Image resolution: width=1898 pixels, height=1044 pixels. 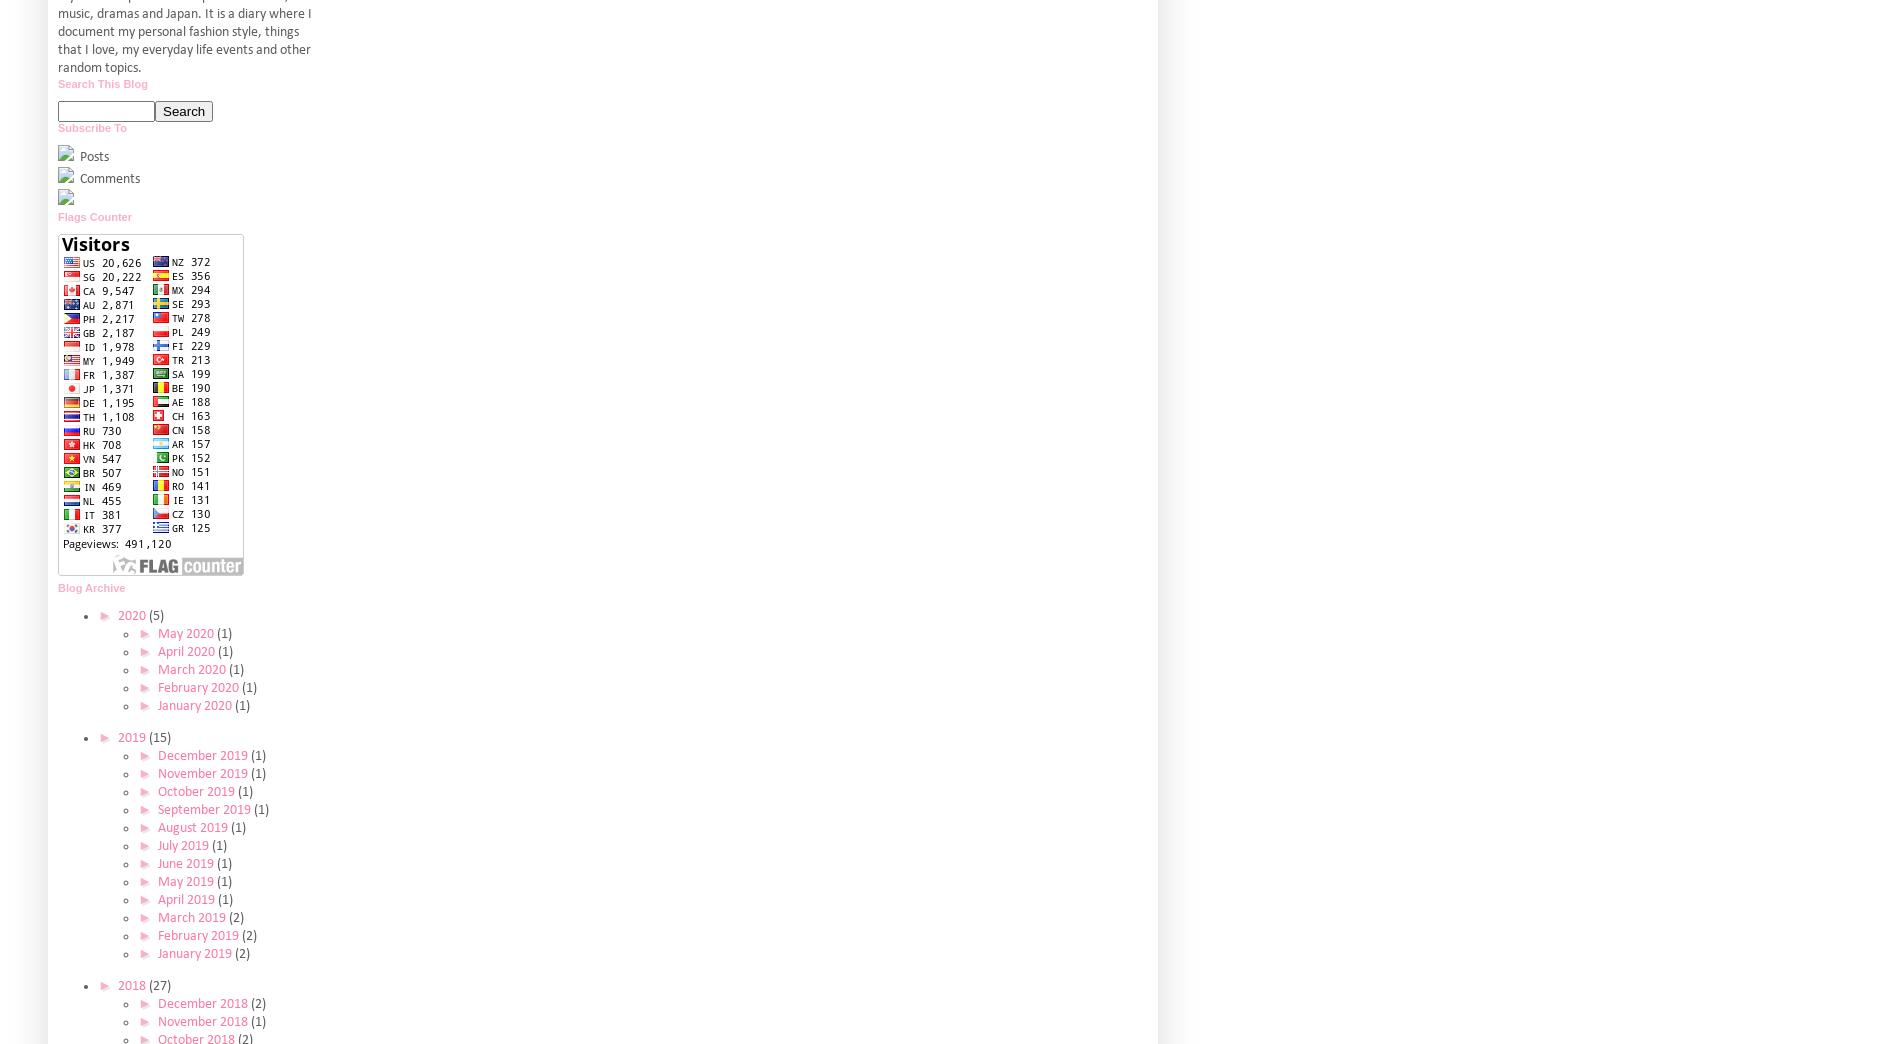 What do you see at coordinates (91, 586) in the screenshot?
I see `'Blog Archive'` at bounding box center [91, 586].